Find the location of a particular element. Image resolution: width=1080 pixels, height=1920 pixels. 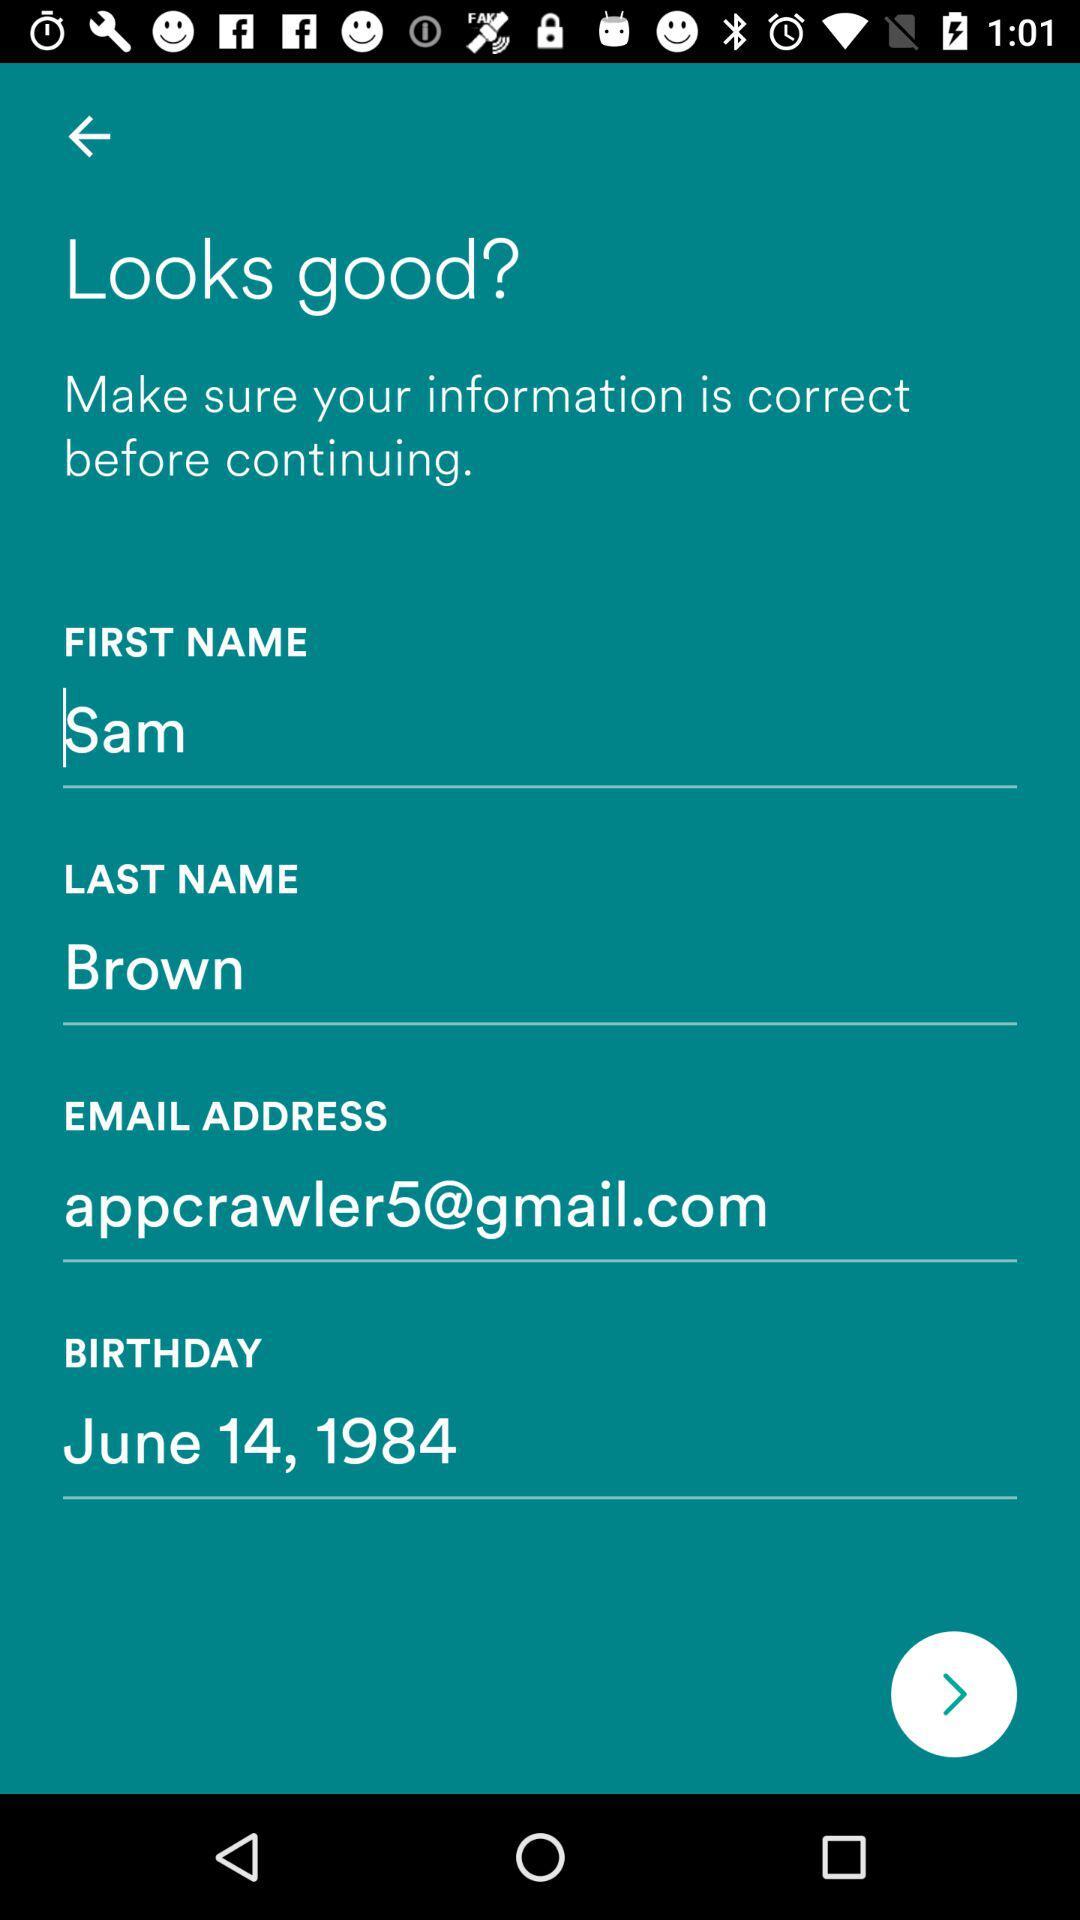

item above the looks good? item is located at coordinates (88, 135).